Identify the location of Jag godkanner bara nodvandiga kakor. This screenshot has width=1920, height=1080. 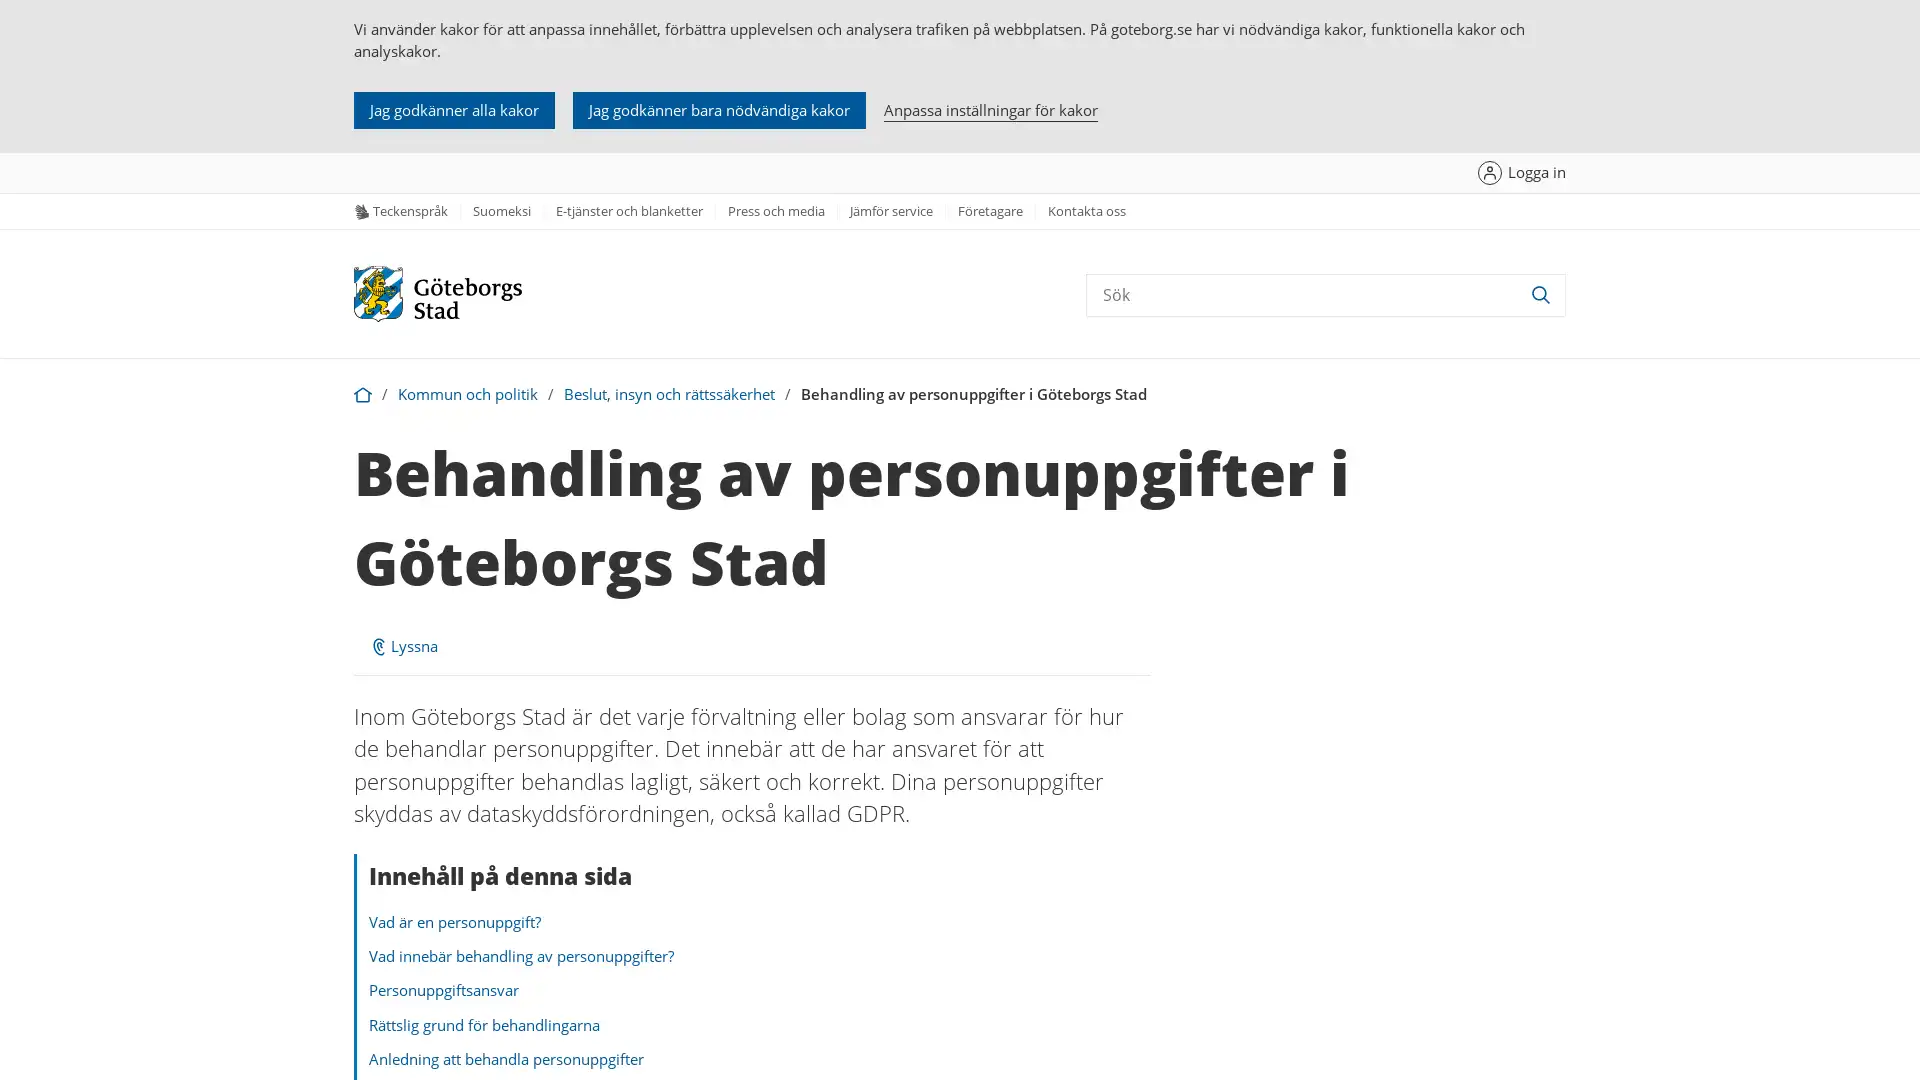
(719, 110).